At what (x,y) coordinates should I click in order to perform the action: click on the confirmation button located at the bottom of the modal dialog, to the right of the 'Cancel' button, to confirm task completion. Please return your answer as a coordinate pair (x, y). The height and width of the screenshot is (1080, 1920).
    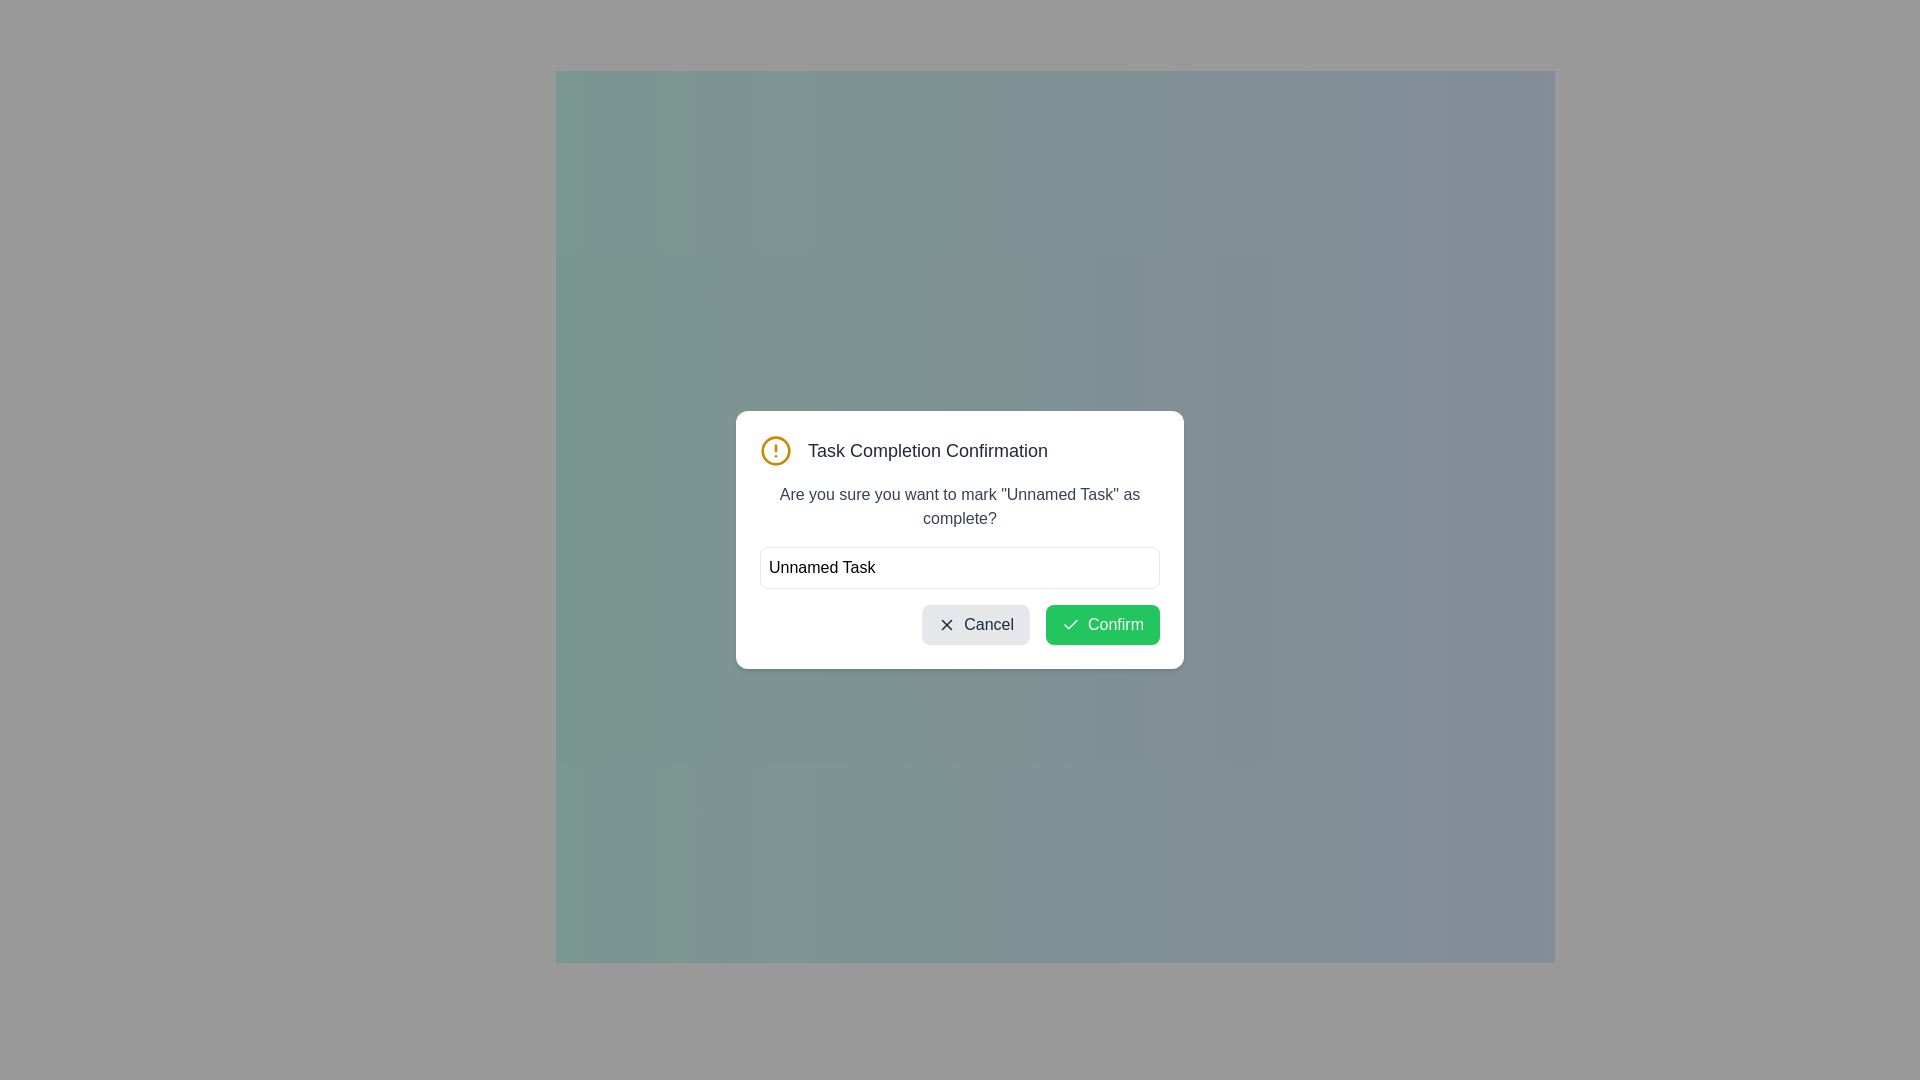
    Looking at the image, I should click on (1054, 609).